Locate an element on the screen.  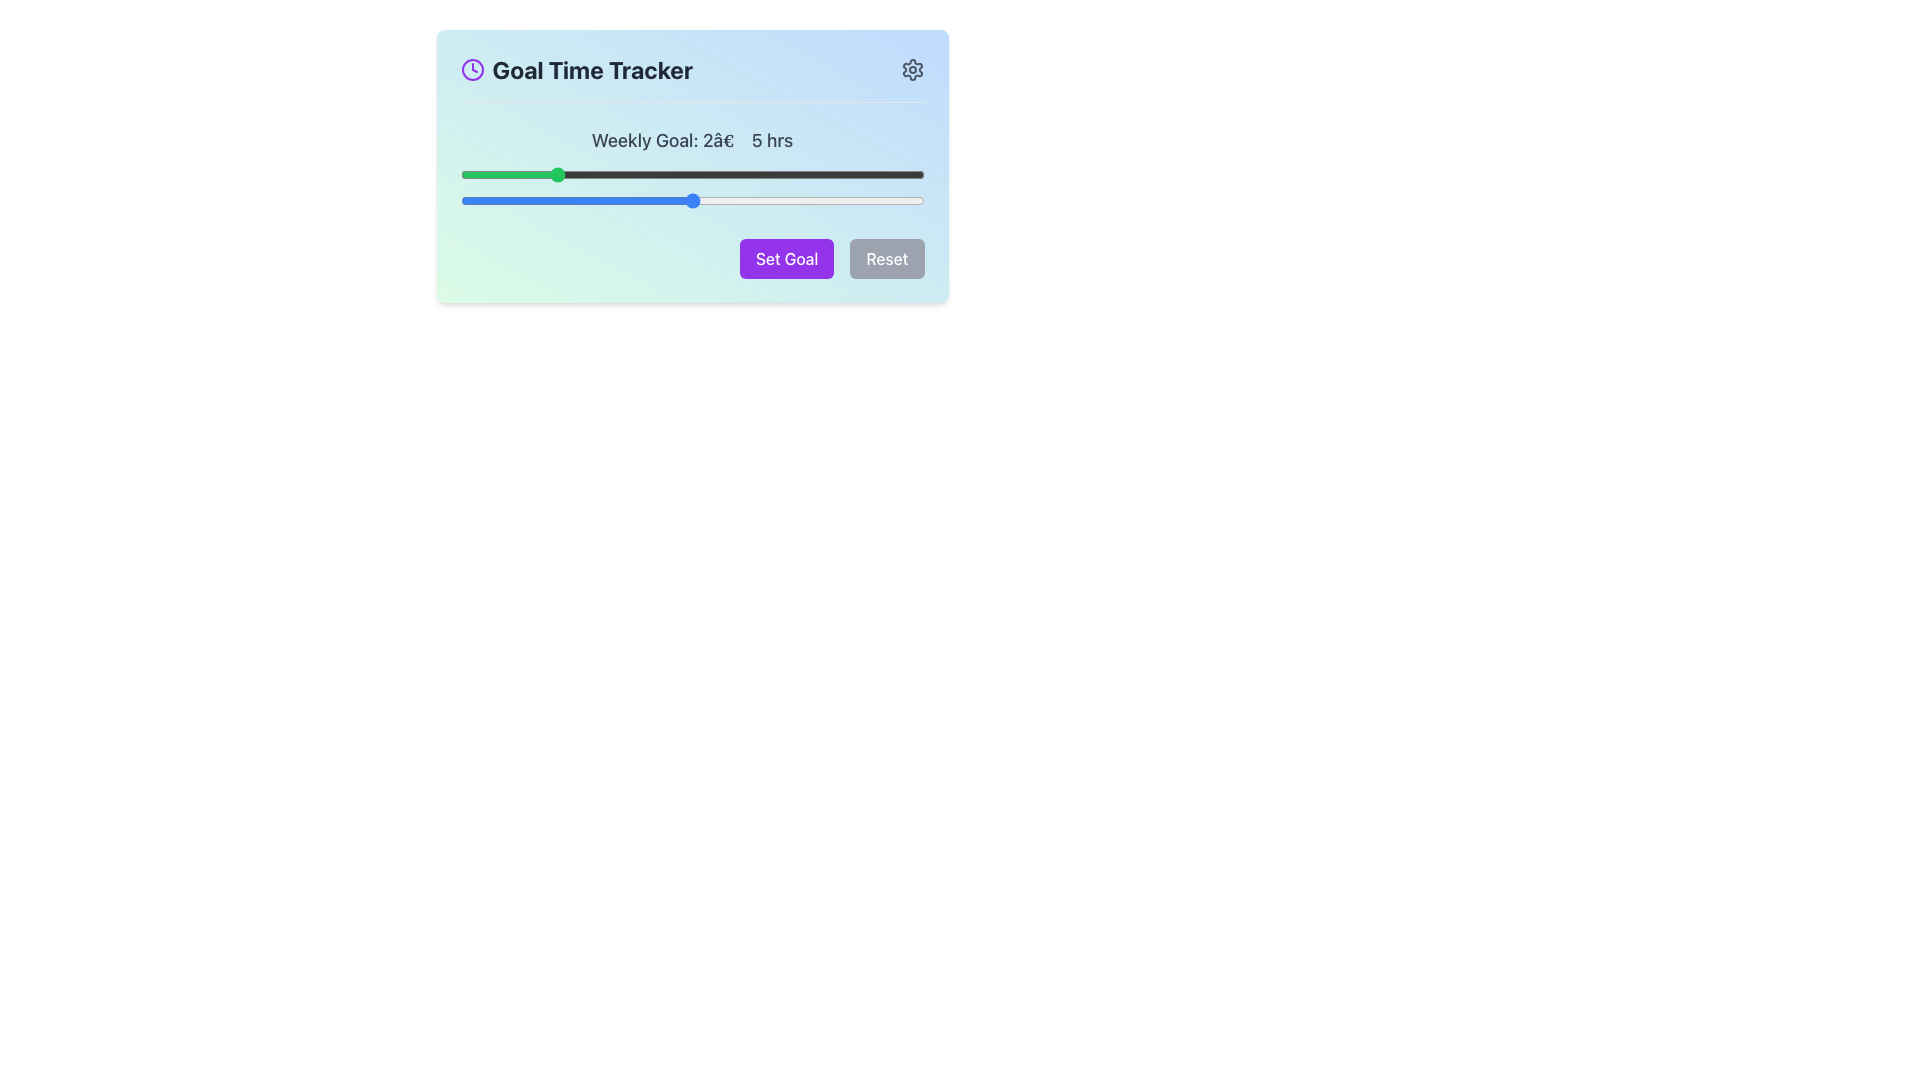
the reset button, which is the rightmost button of two horizontally aligned buttons in the goal tracker settings is located at coordinates (886, 257).